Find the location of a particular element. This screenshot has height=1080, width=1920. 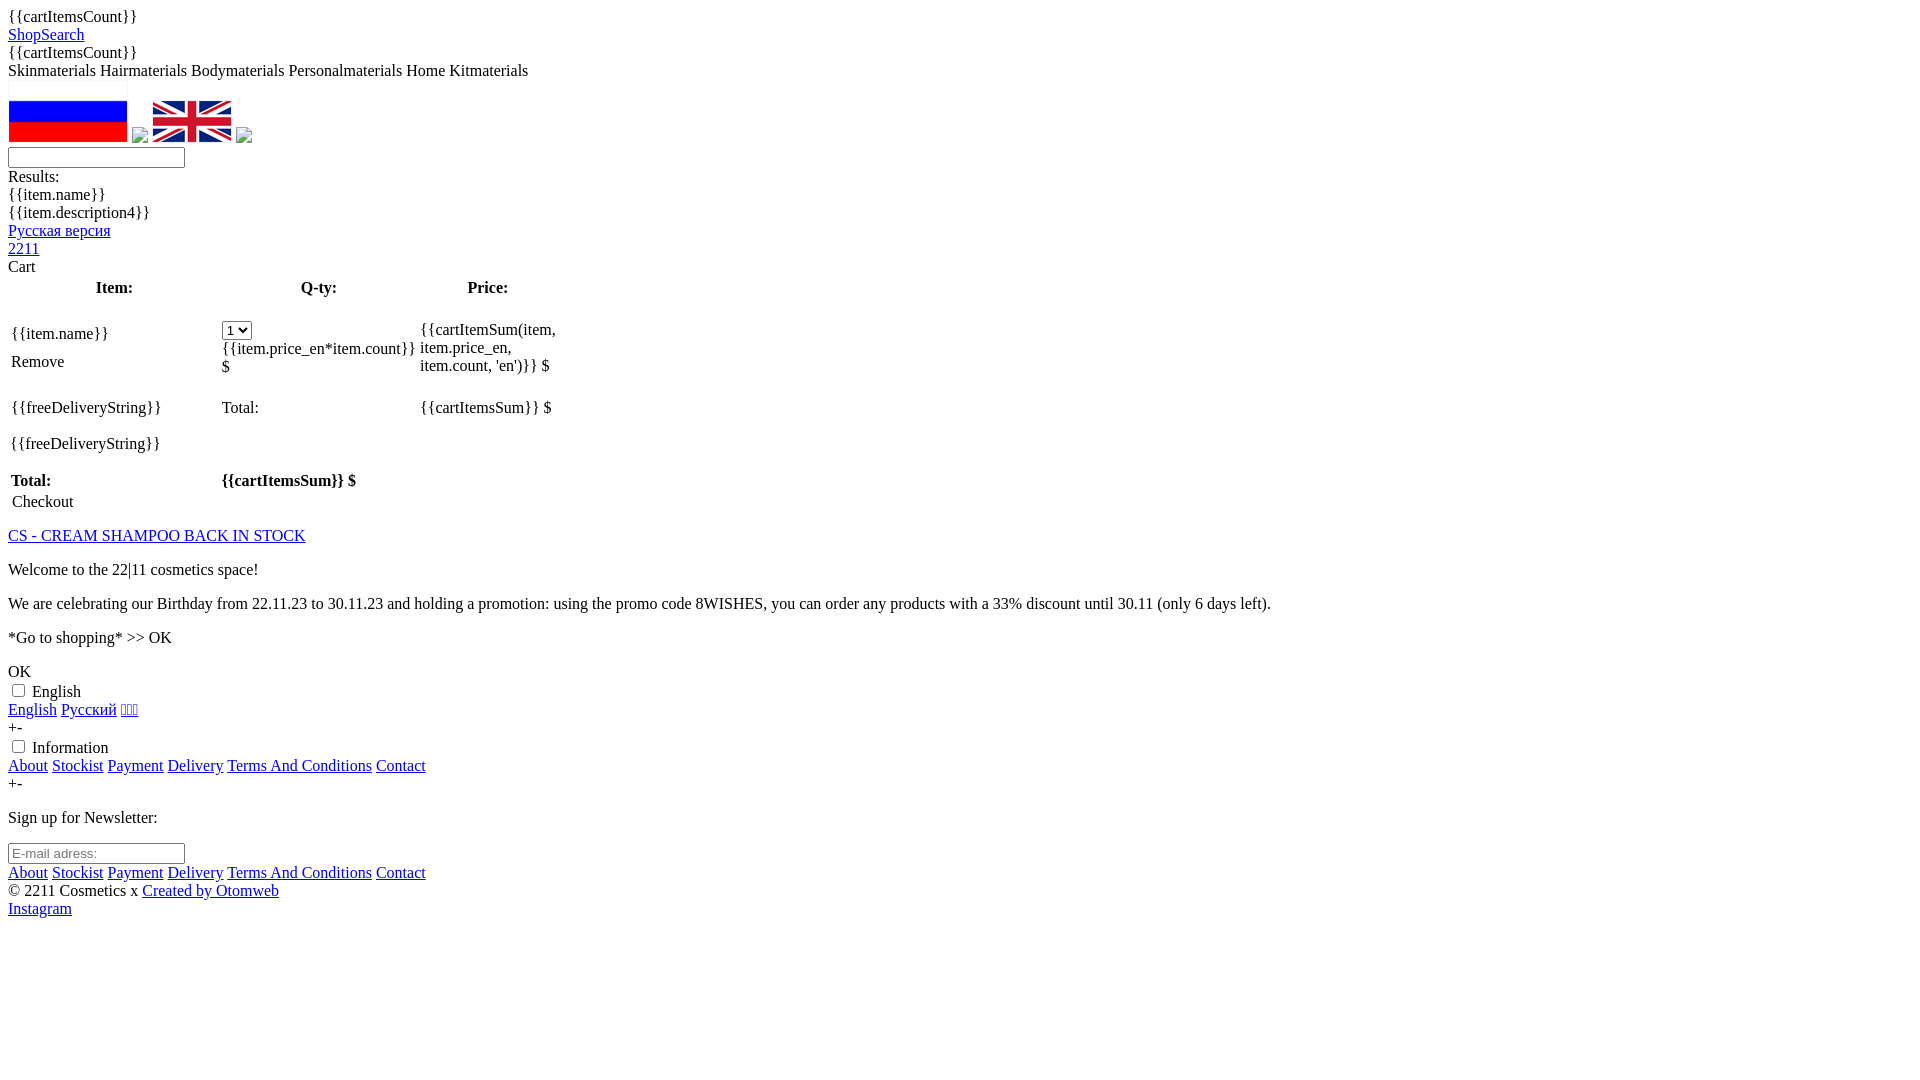

'Instagram' is located at coordinates (39, 908).